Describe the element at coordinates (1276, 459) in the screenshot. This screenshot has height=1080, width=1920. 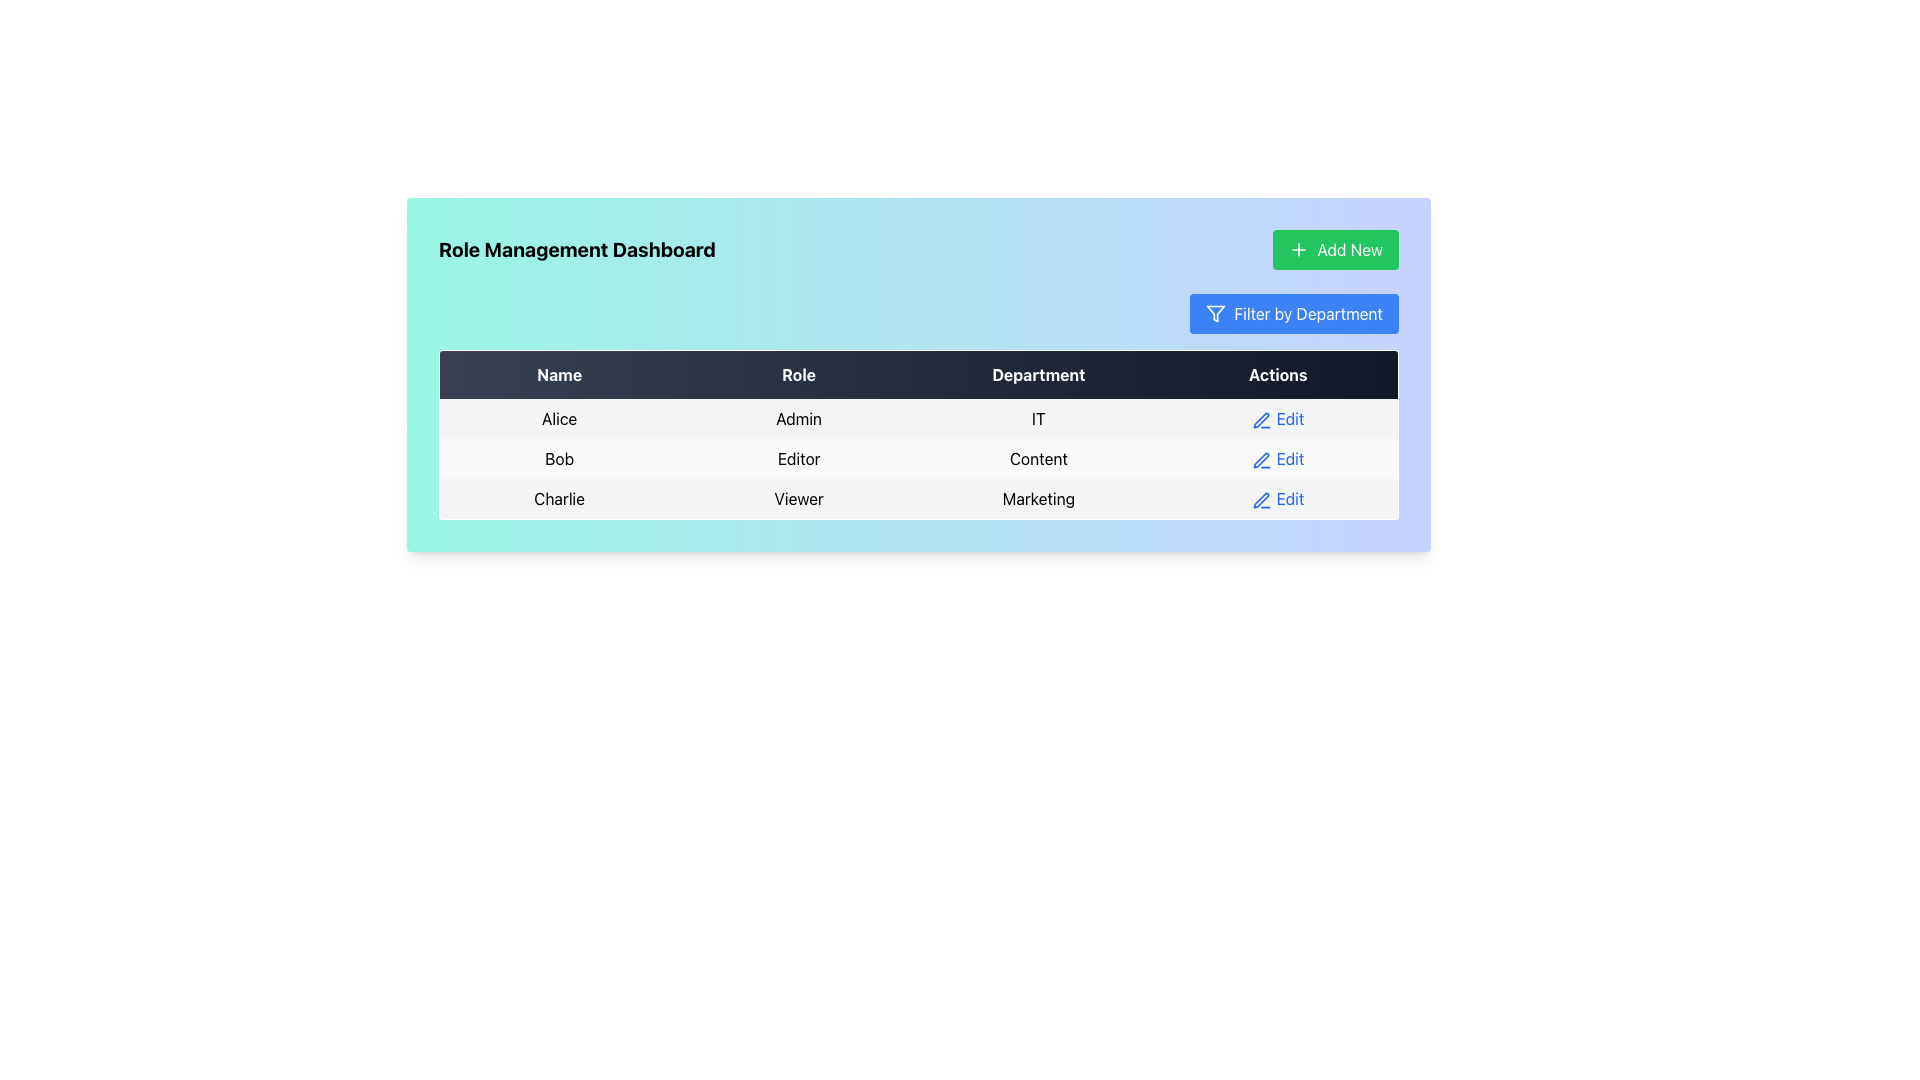
I see `the second 'Edit' hyperlink with an icon in the 'Actions' column of the table row for the 'Content' department` at that location.